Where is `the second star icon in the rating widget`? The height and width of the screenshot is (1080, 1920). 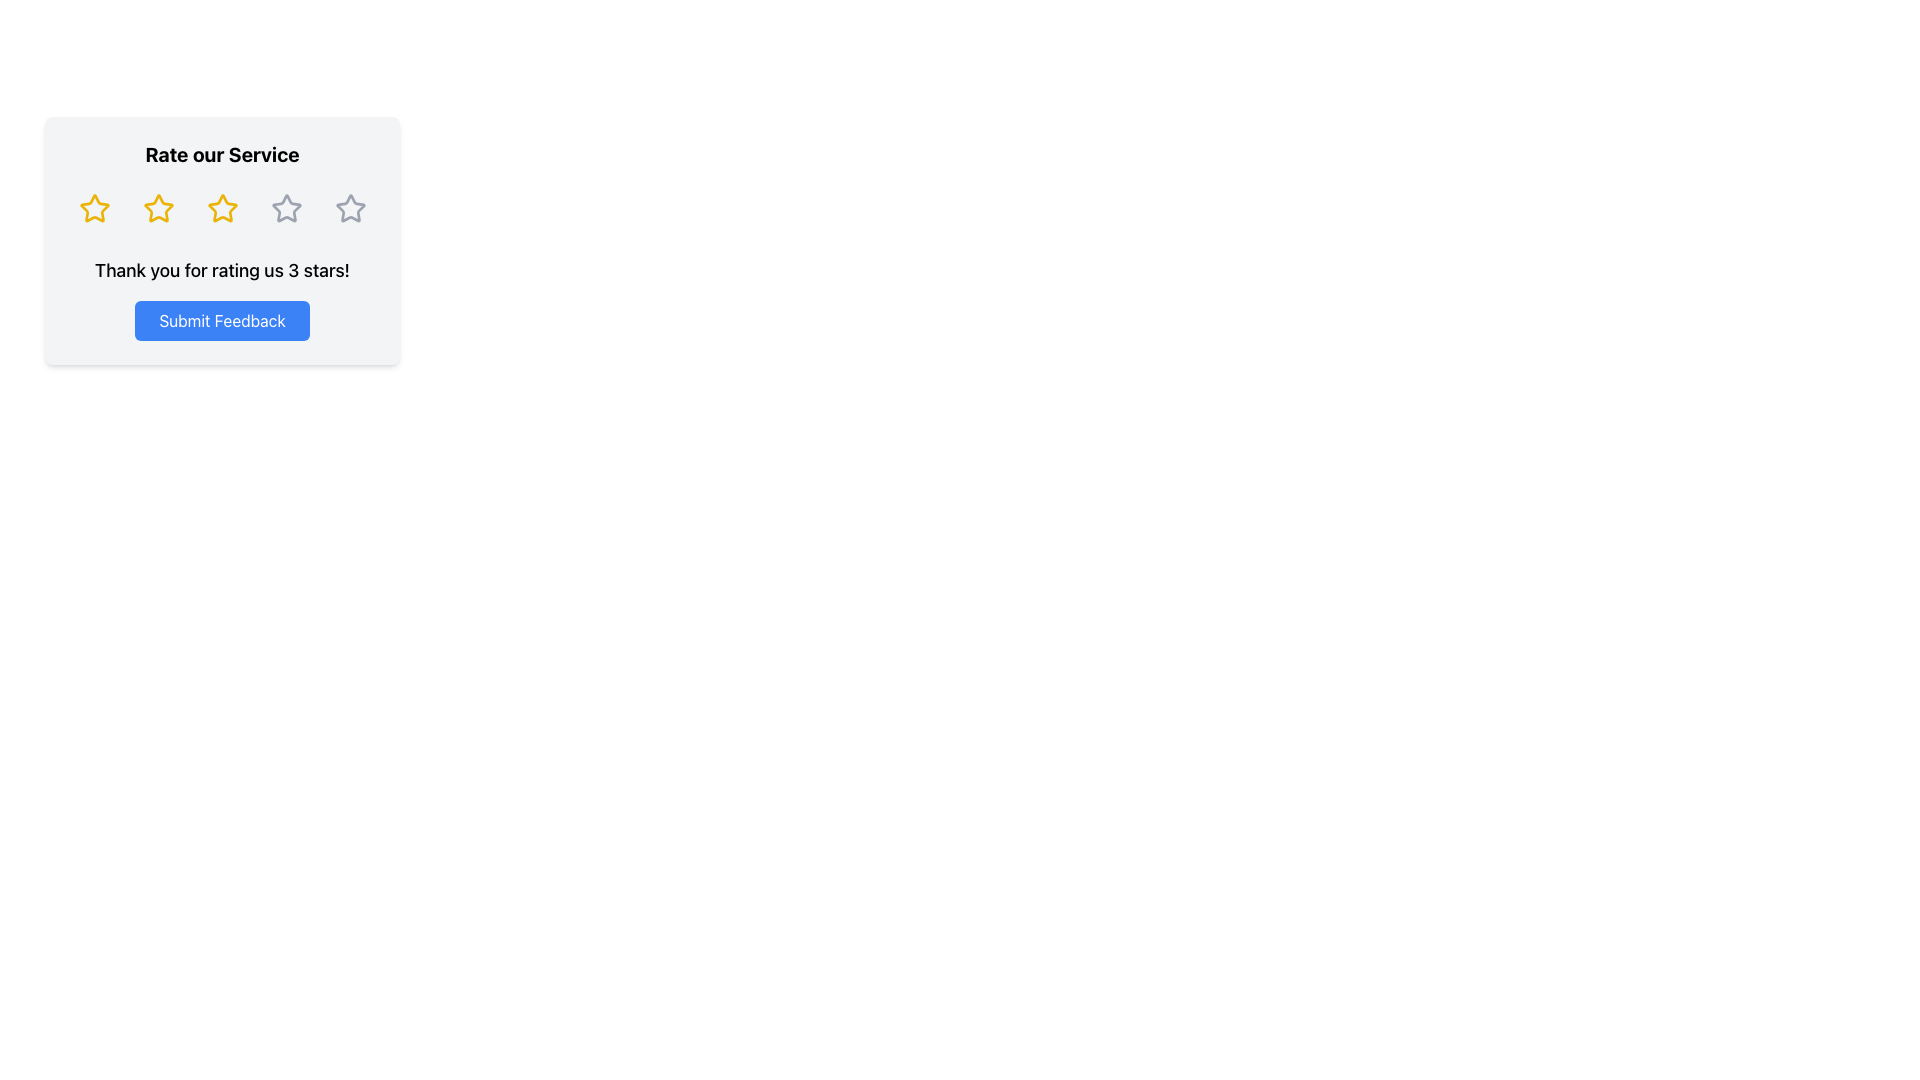
the second star icon in the rating widget is located at coordinates (157, 208).